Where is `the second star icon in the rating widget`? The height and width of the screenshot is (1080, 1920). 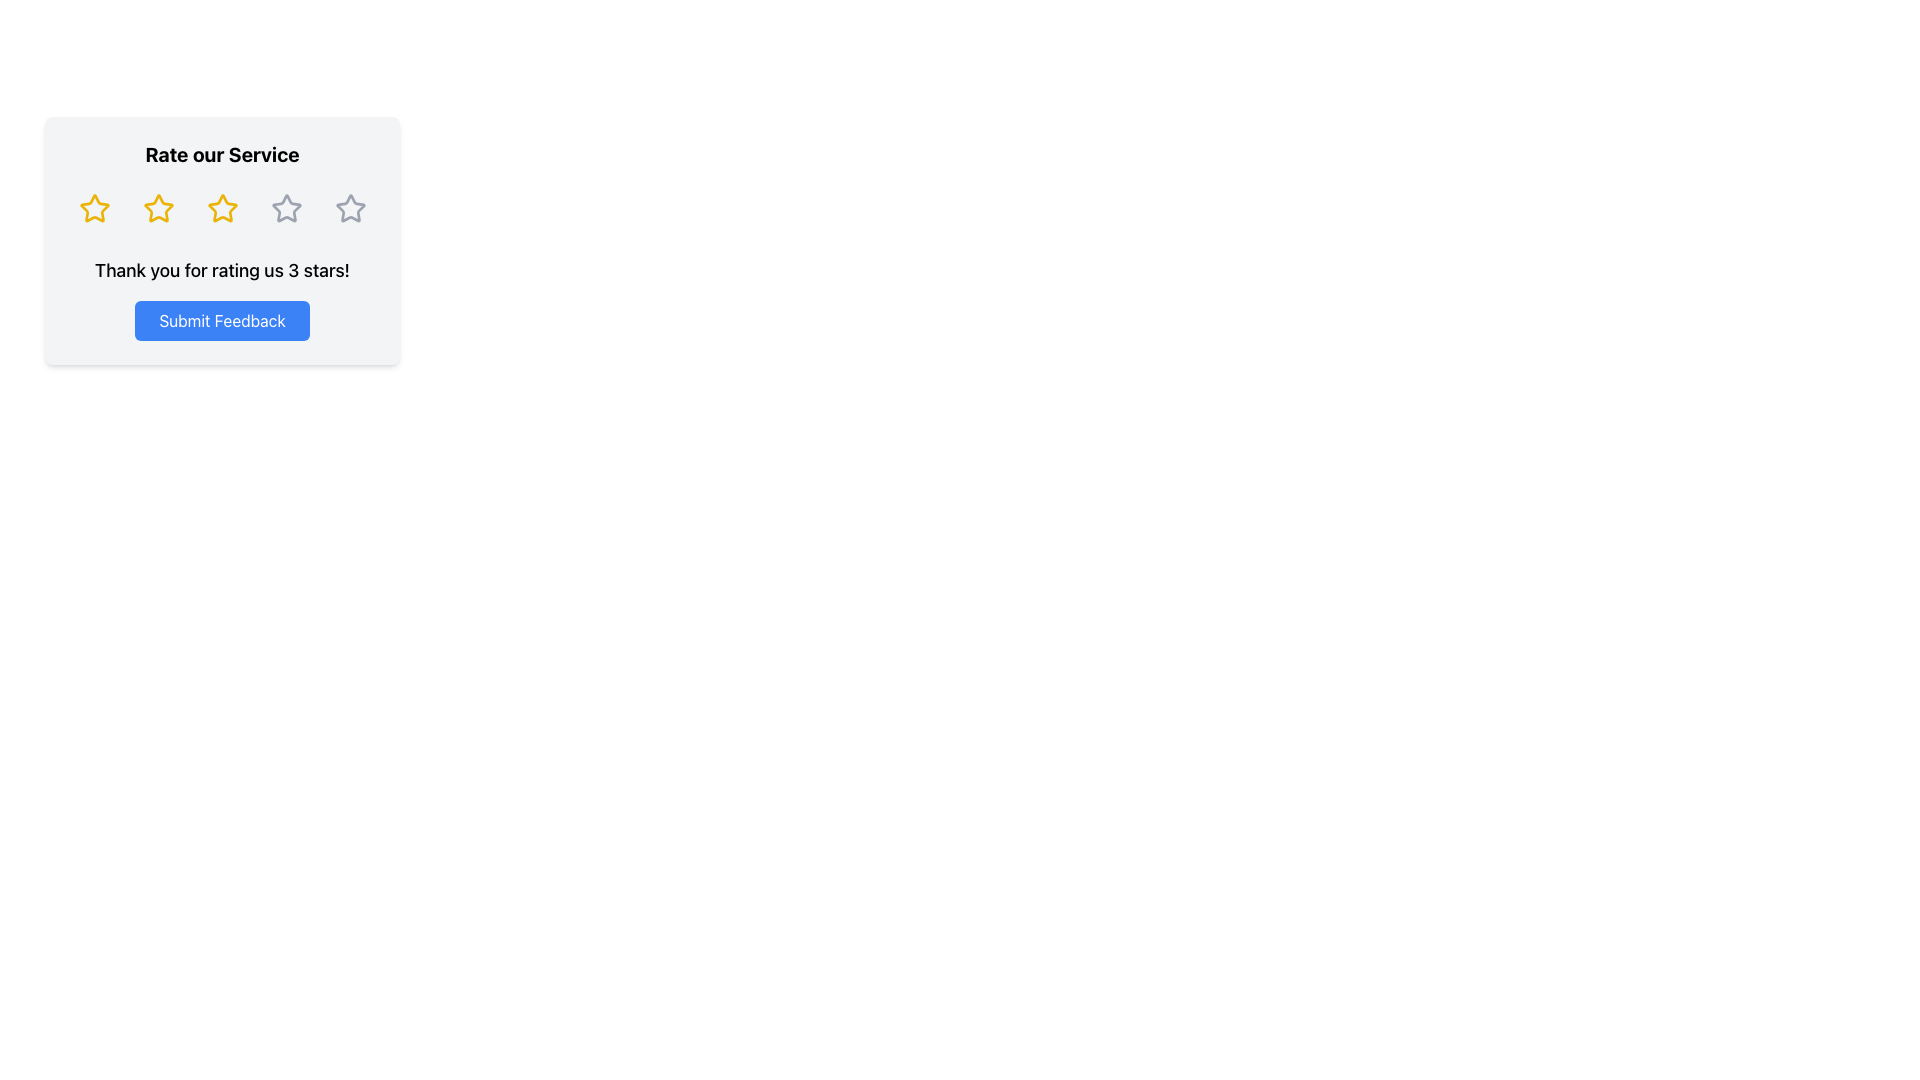
the second star icon in the rating widget is located at coordinates (157, 208).